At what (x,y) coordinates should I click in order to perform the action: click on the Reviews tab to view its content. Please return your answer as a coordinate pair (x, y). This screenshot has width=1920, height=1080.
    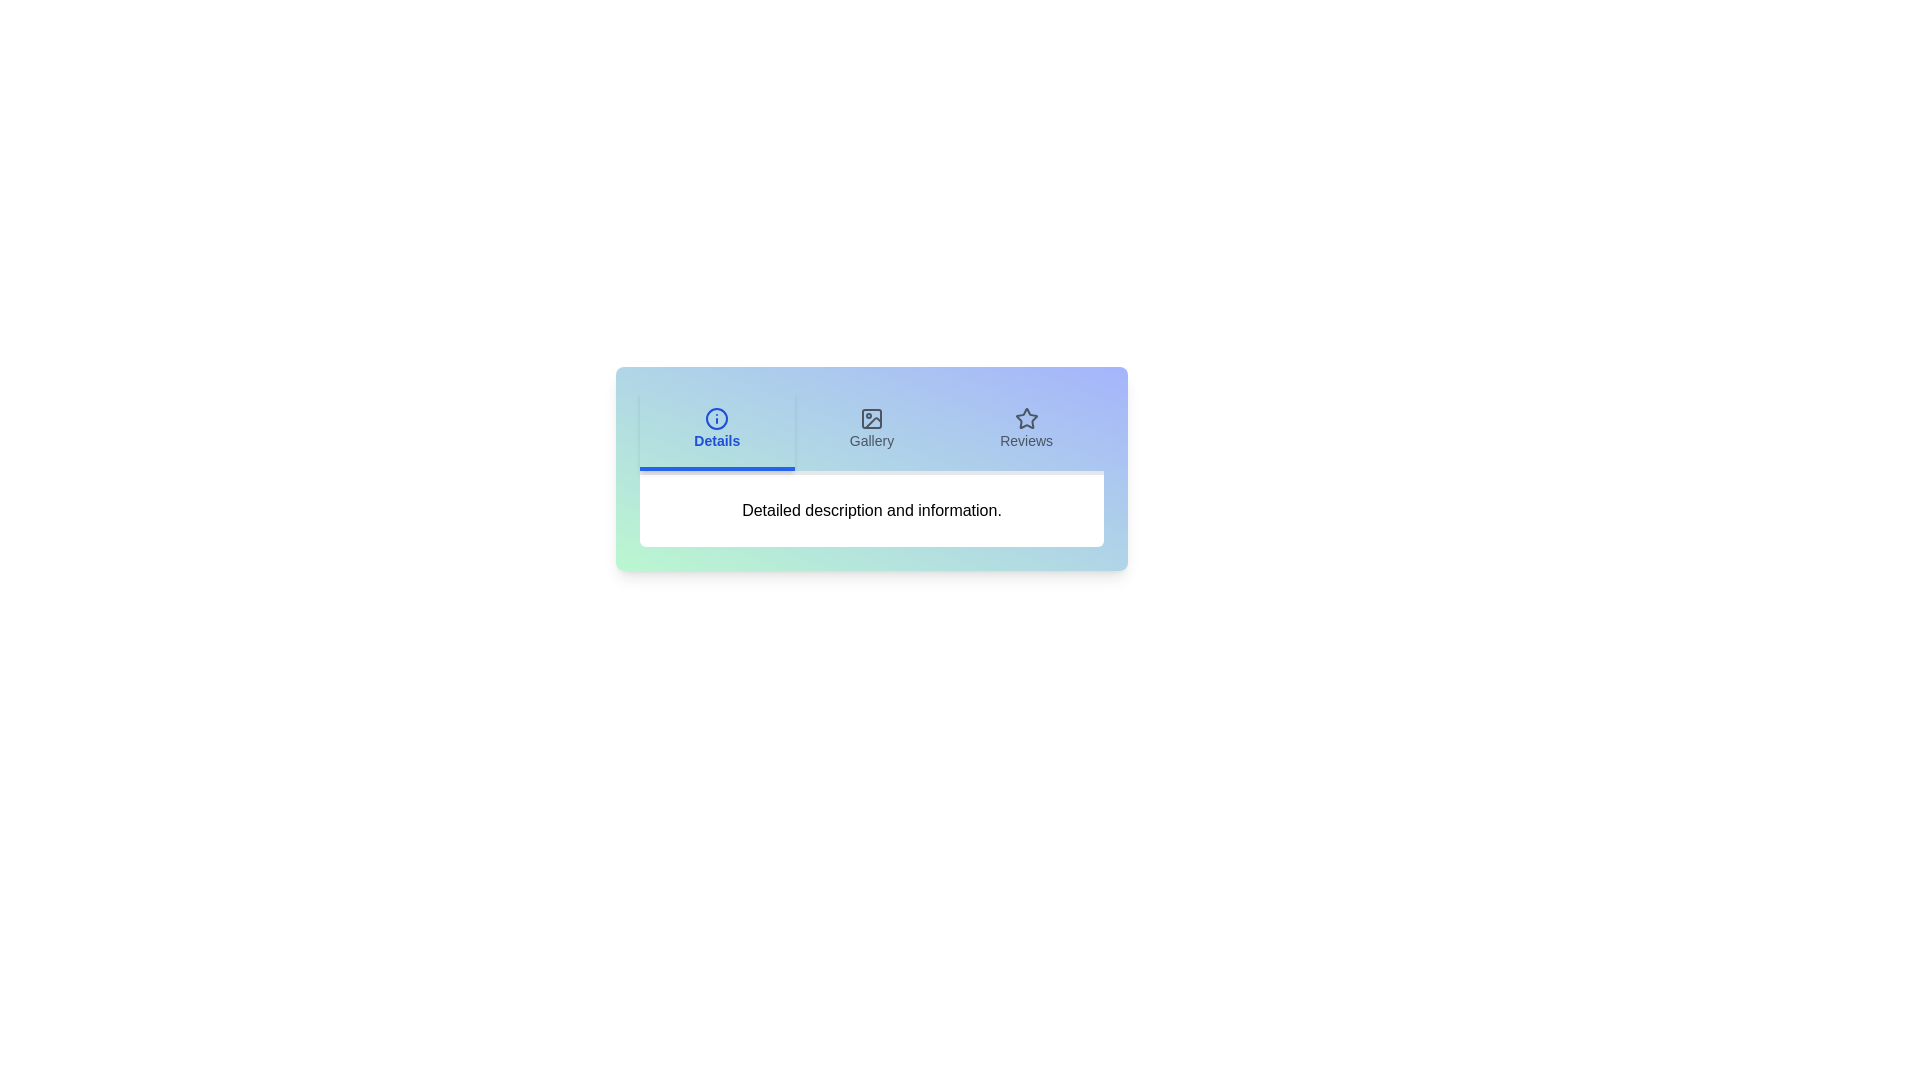
    Looking at the image, I should click on (1027, 430).